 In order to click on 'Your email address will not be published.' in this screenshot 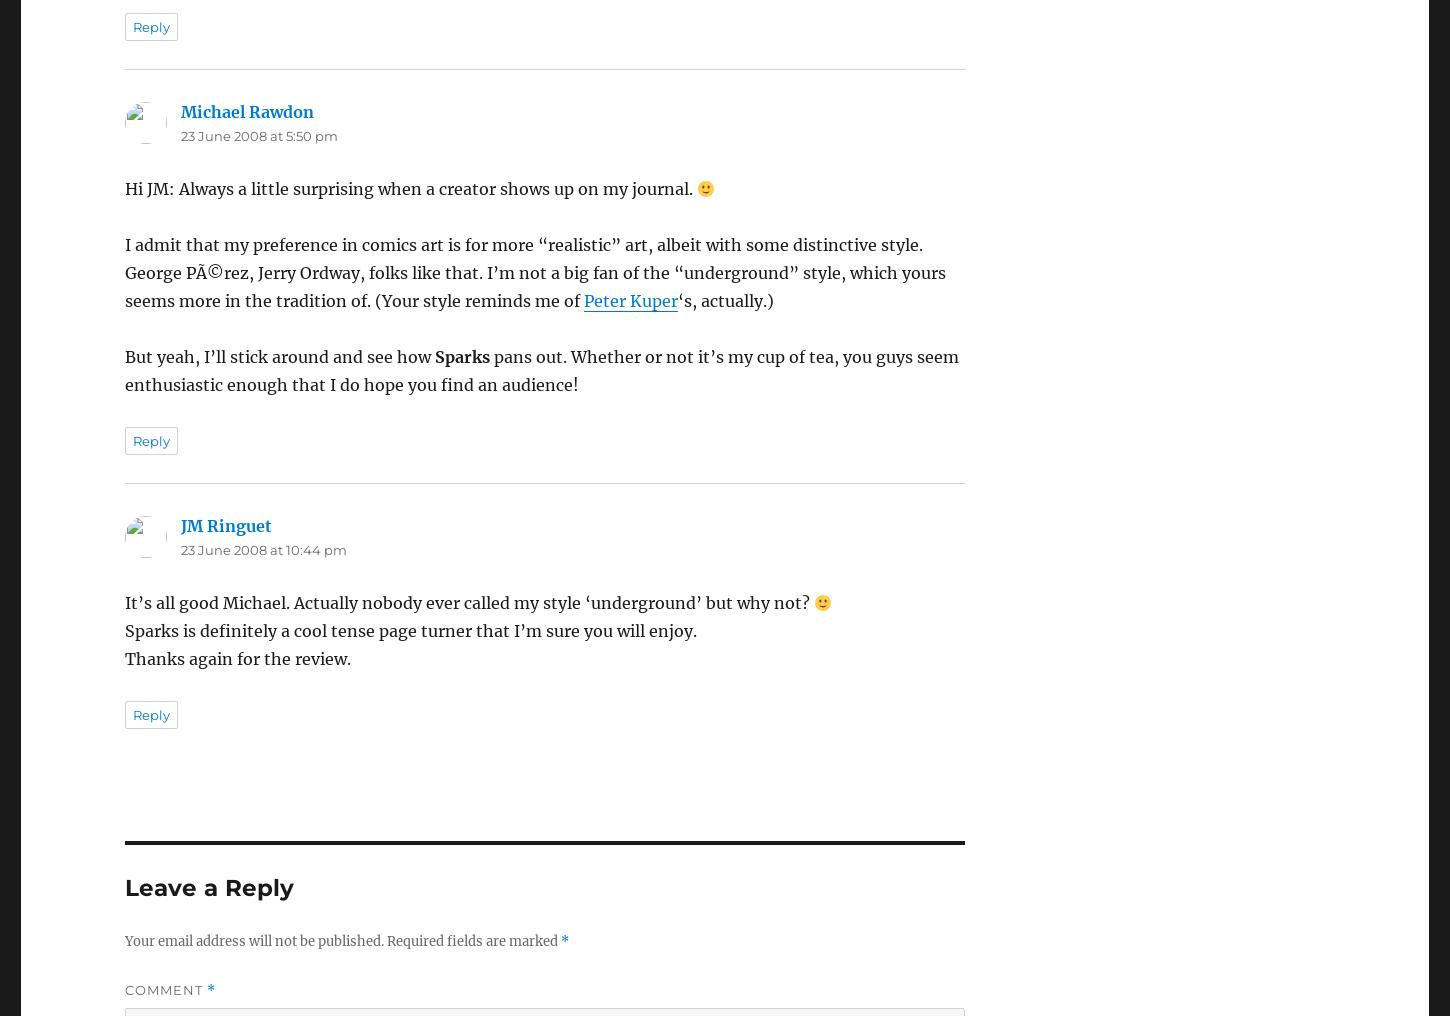, I will do `click(254, 940)`.